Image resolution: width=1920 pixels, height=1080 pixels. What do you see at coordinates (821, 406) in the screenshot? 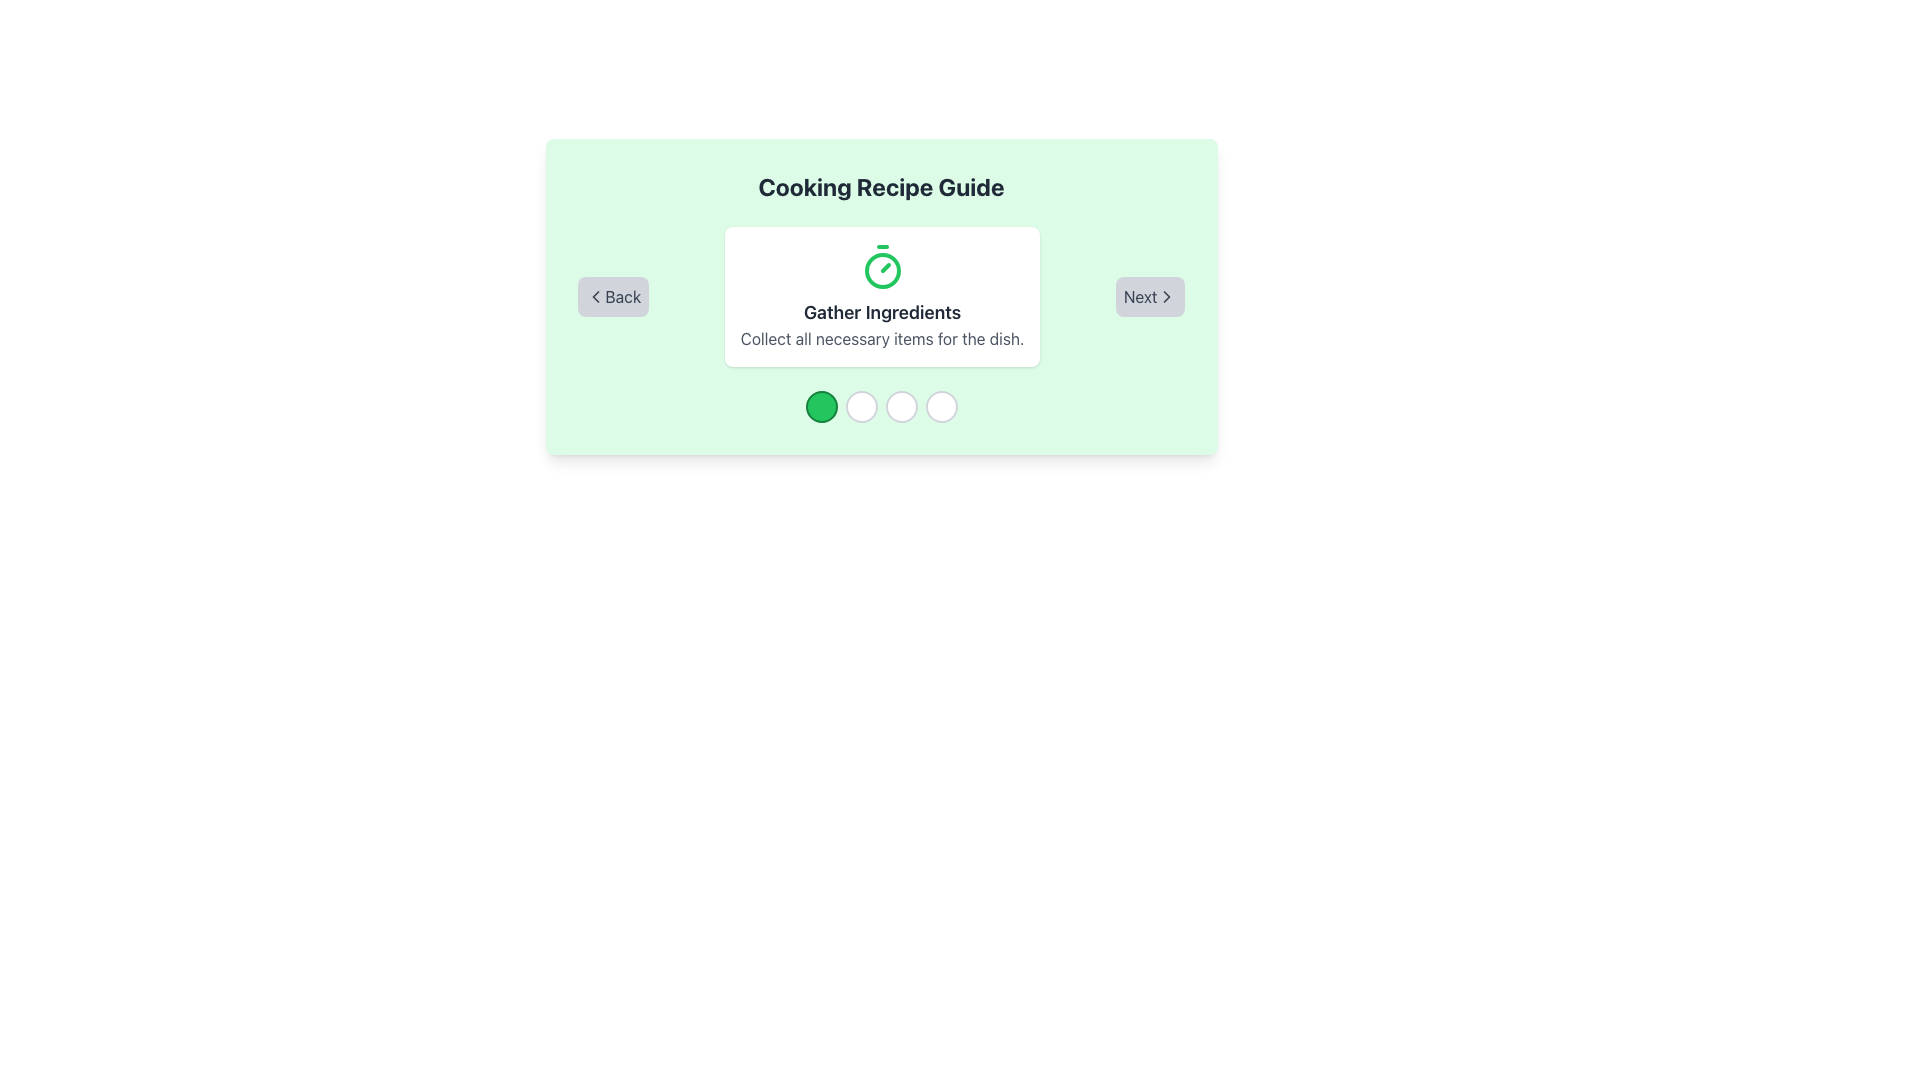
I see `the first circular step progress marker at the bottom center of the interface, which is currently active and indicated by its green color` at bounding box center [821, 406].